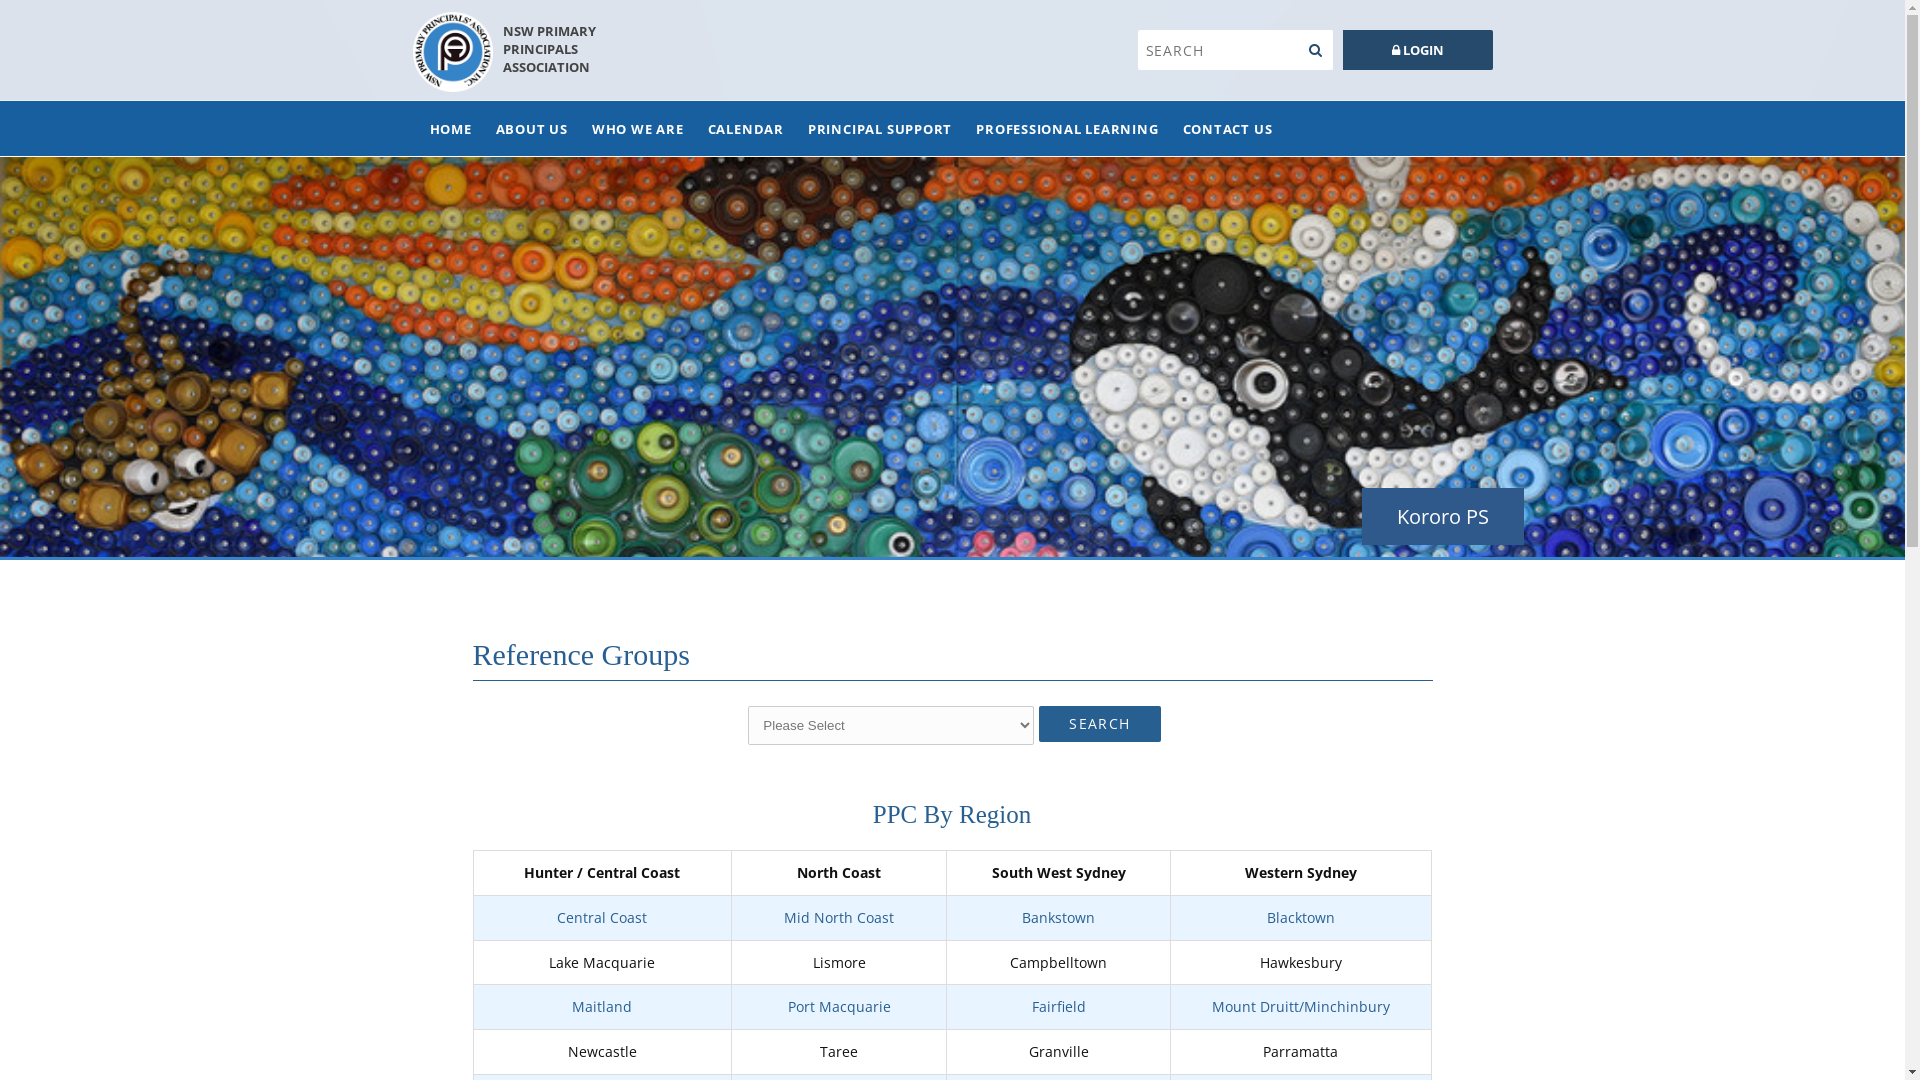  Describe the element at coordinates (637, 128) in the screenshot. I see `'WHO WE ARE'` at that location.